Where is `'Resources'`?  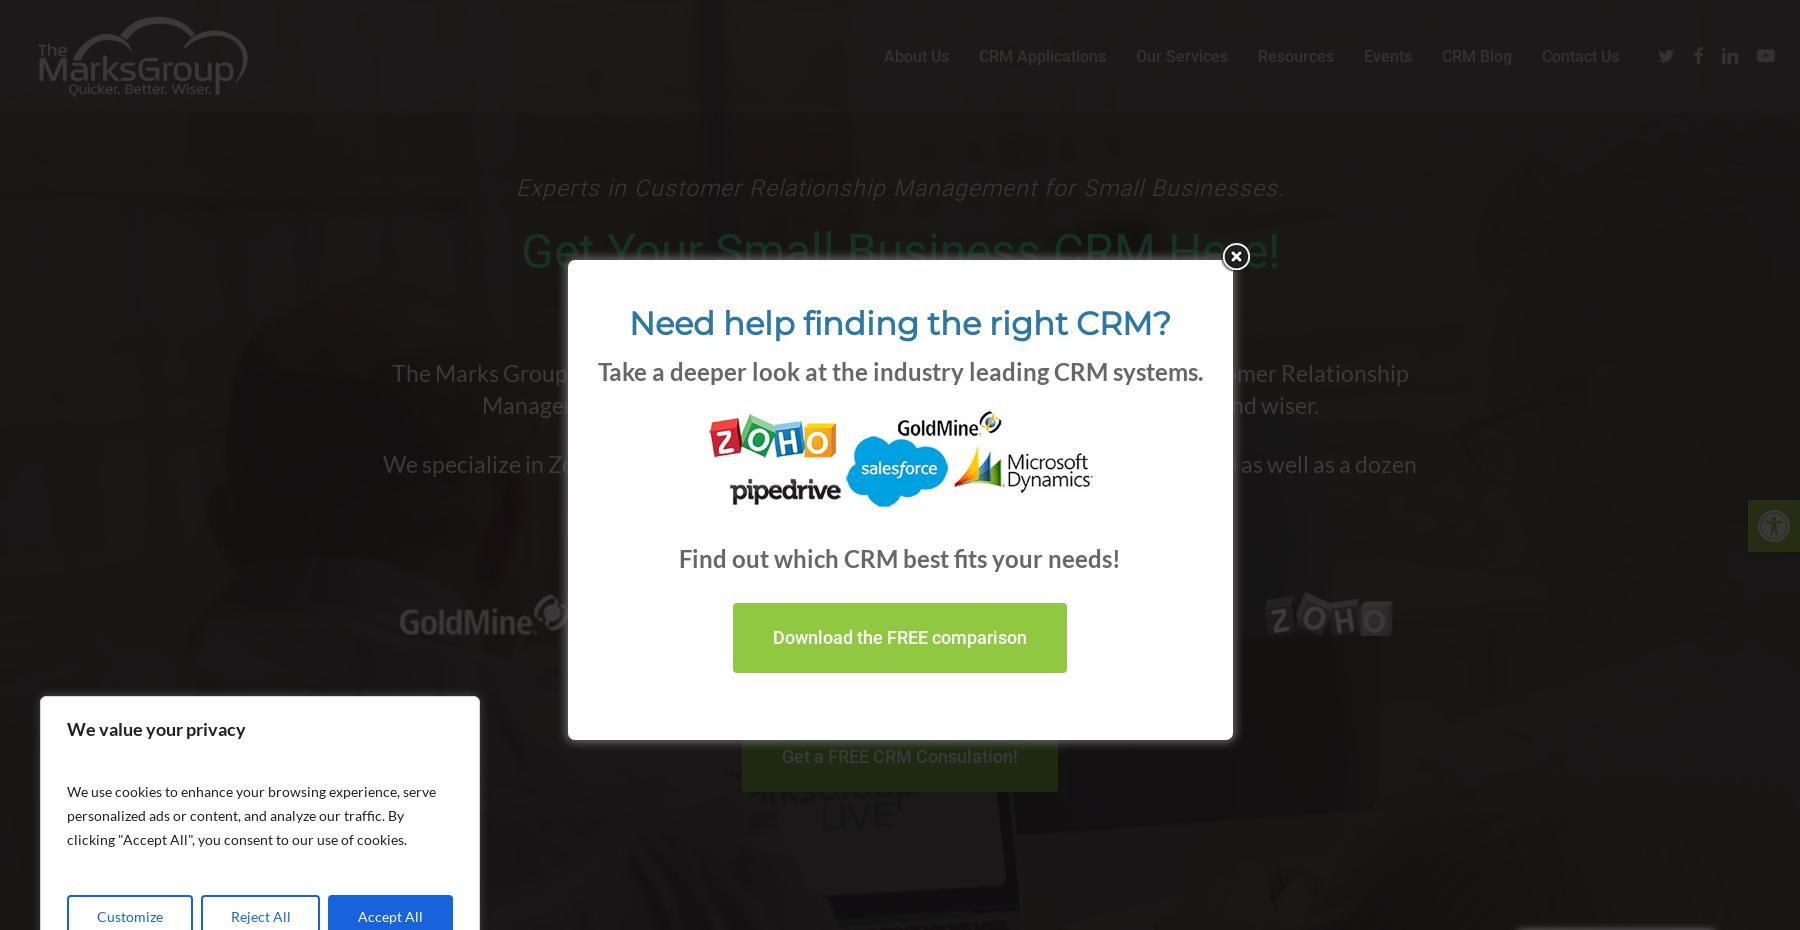 'Resources' is located at coordinates (1296, 63).